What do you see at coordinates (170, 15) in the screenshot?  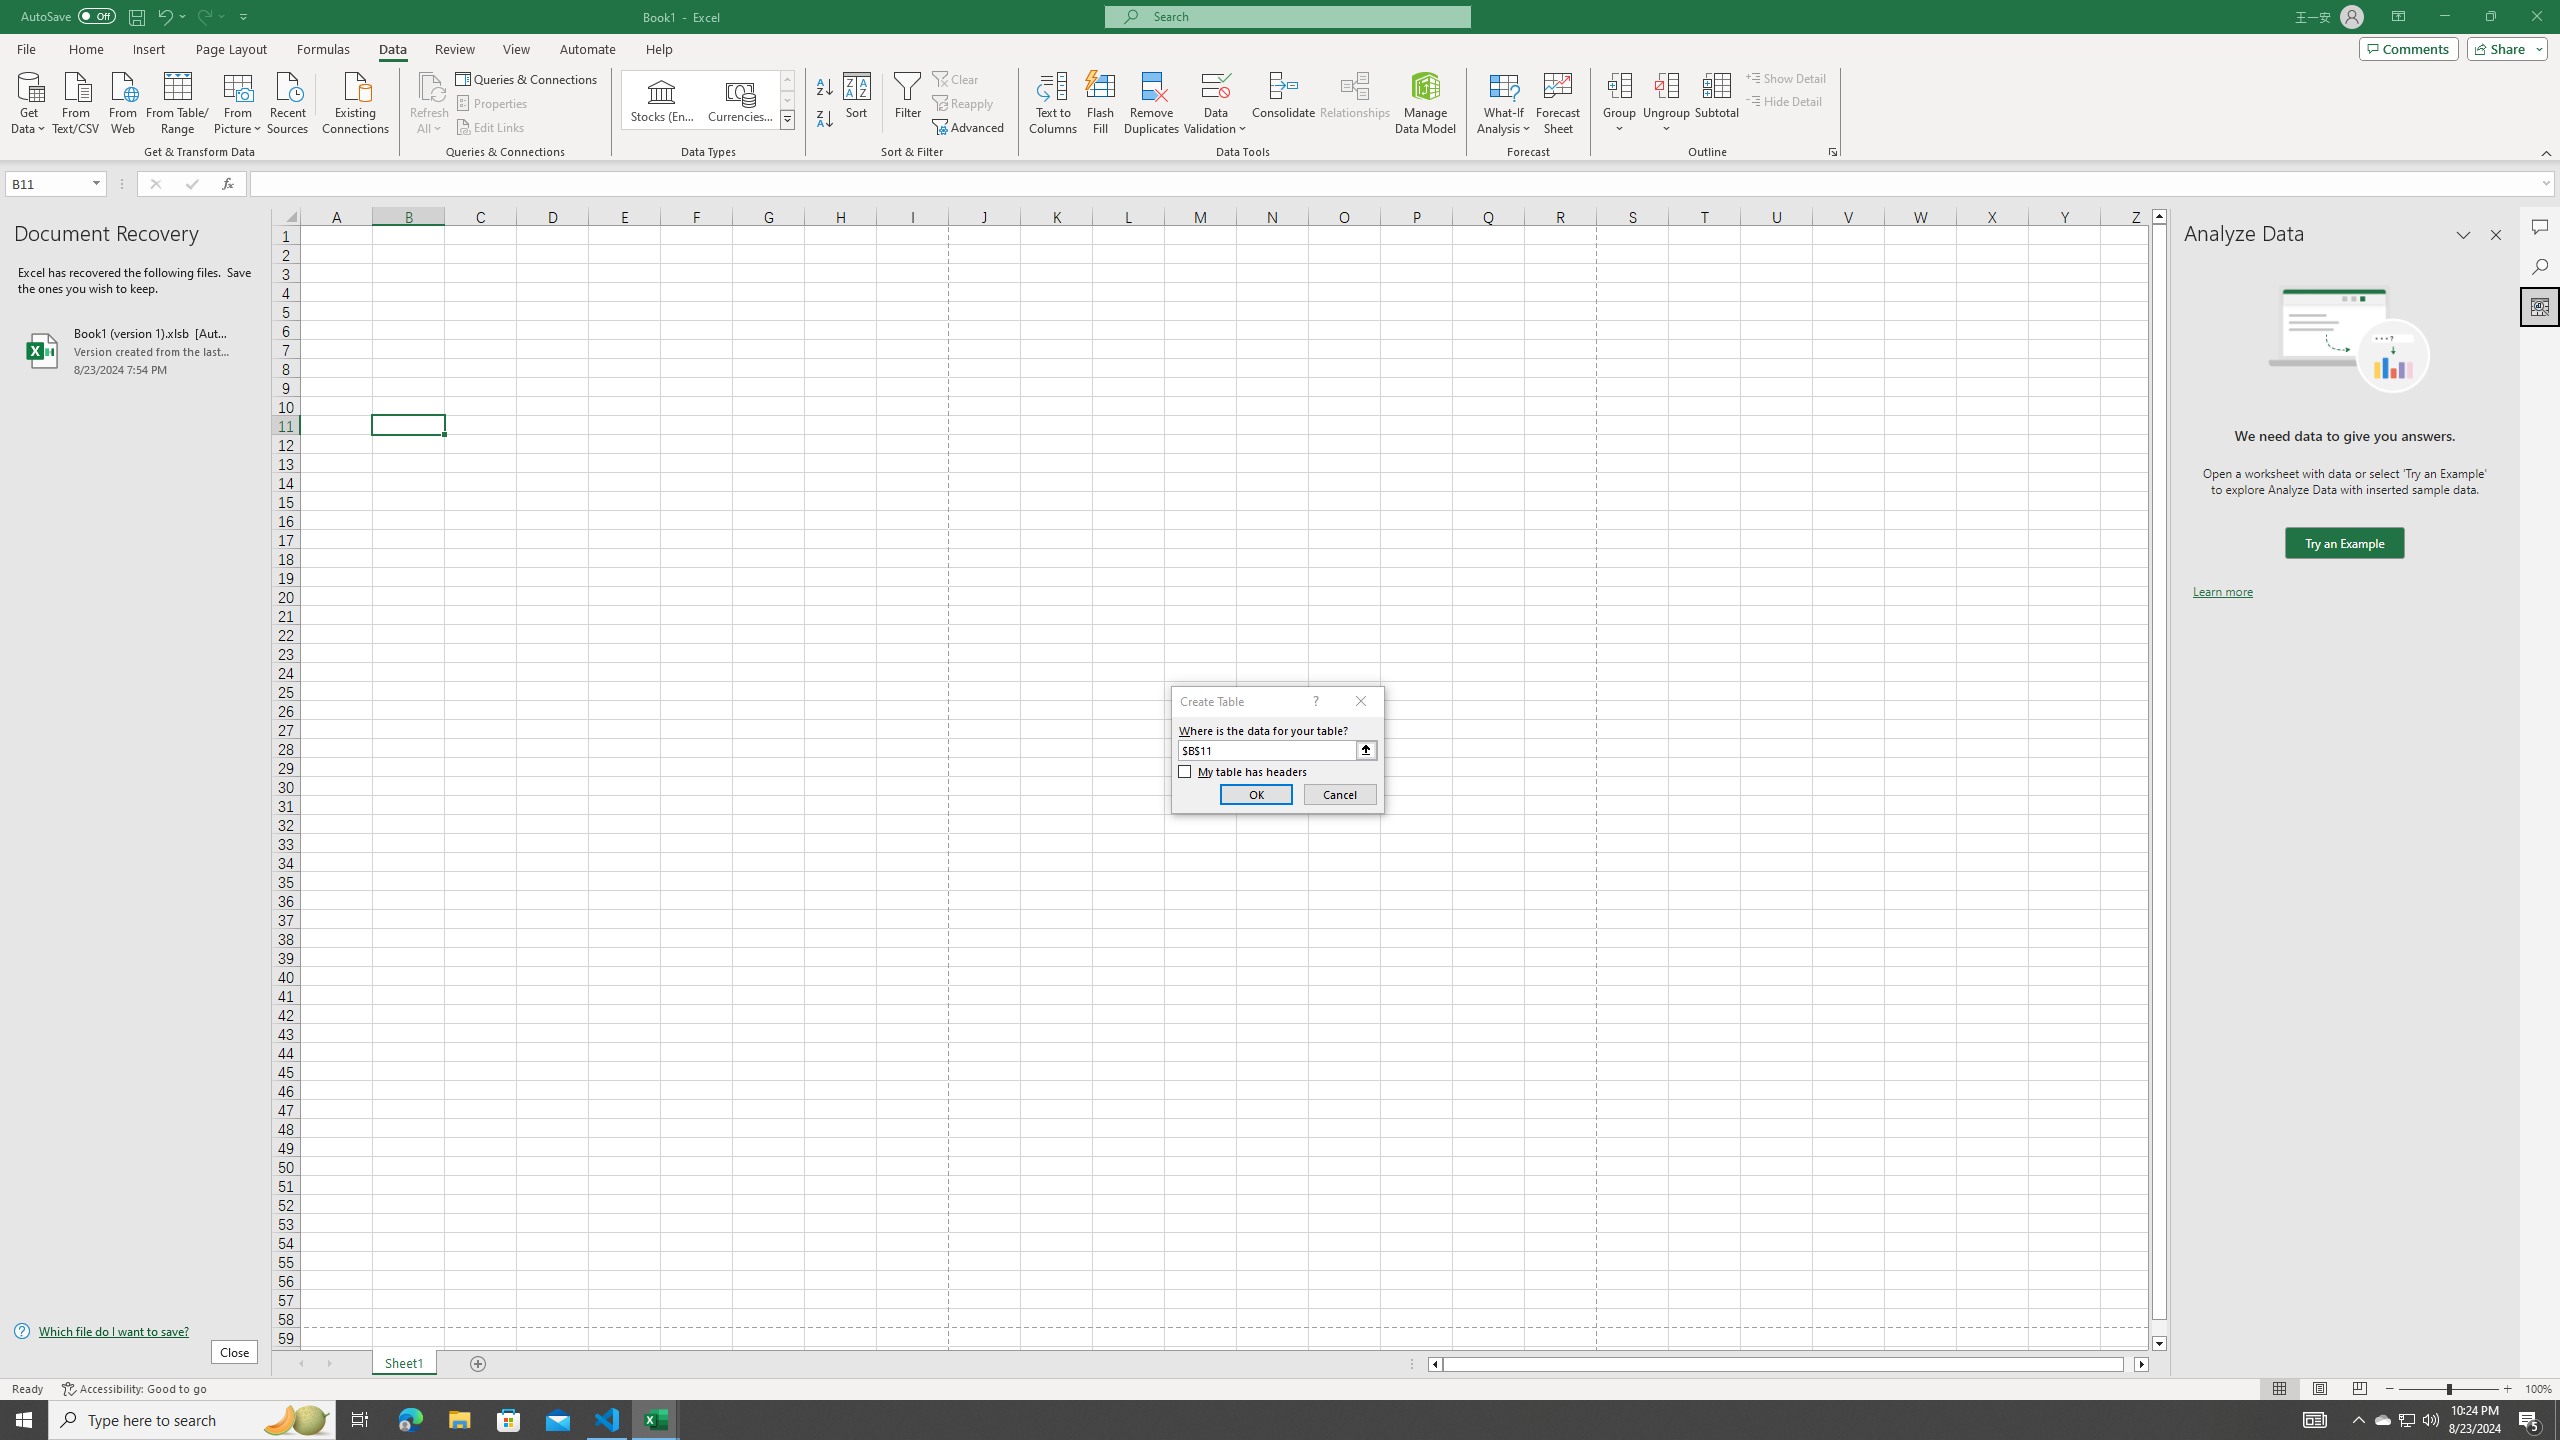 I see `'Undo'` at bounding box center [170, 15].